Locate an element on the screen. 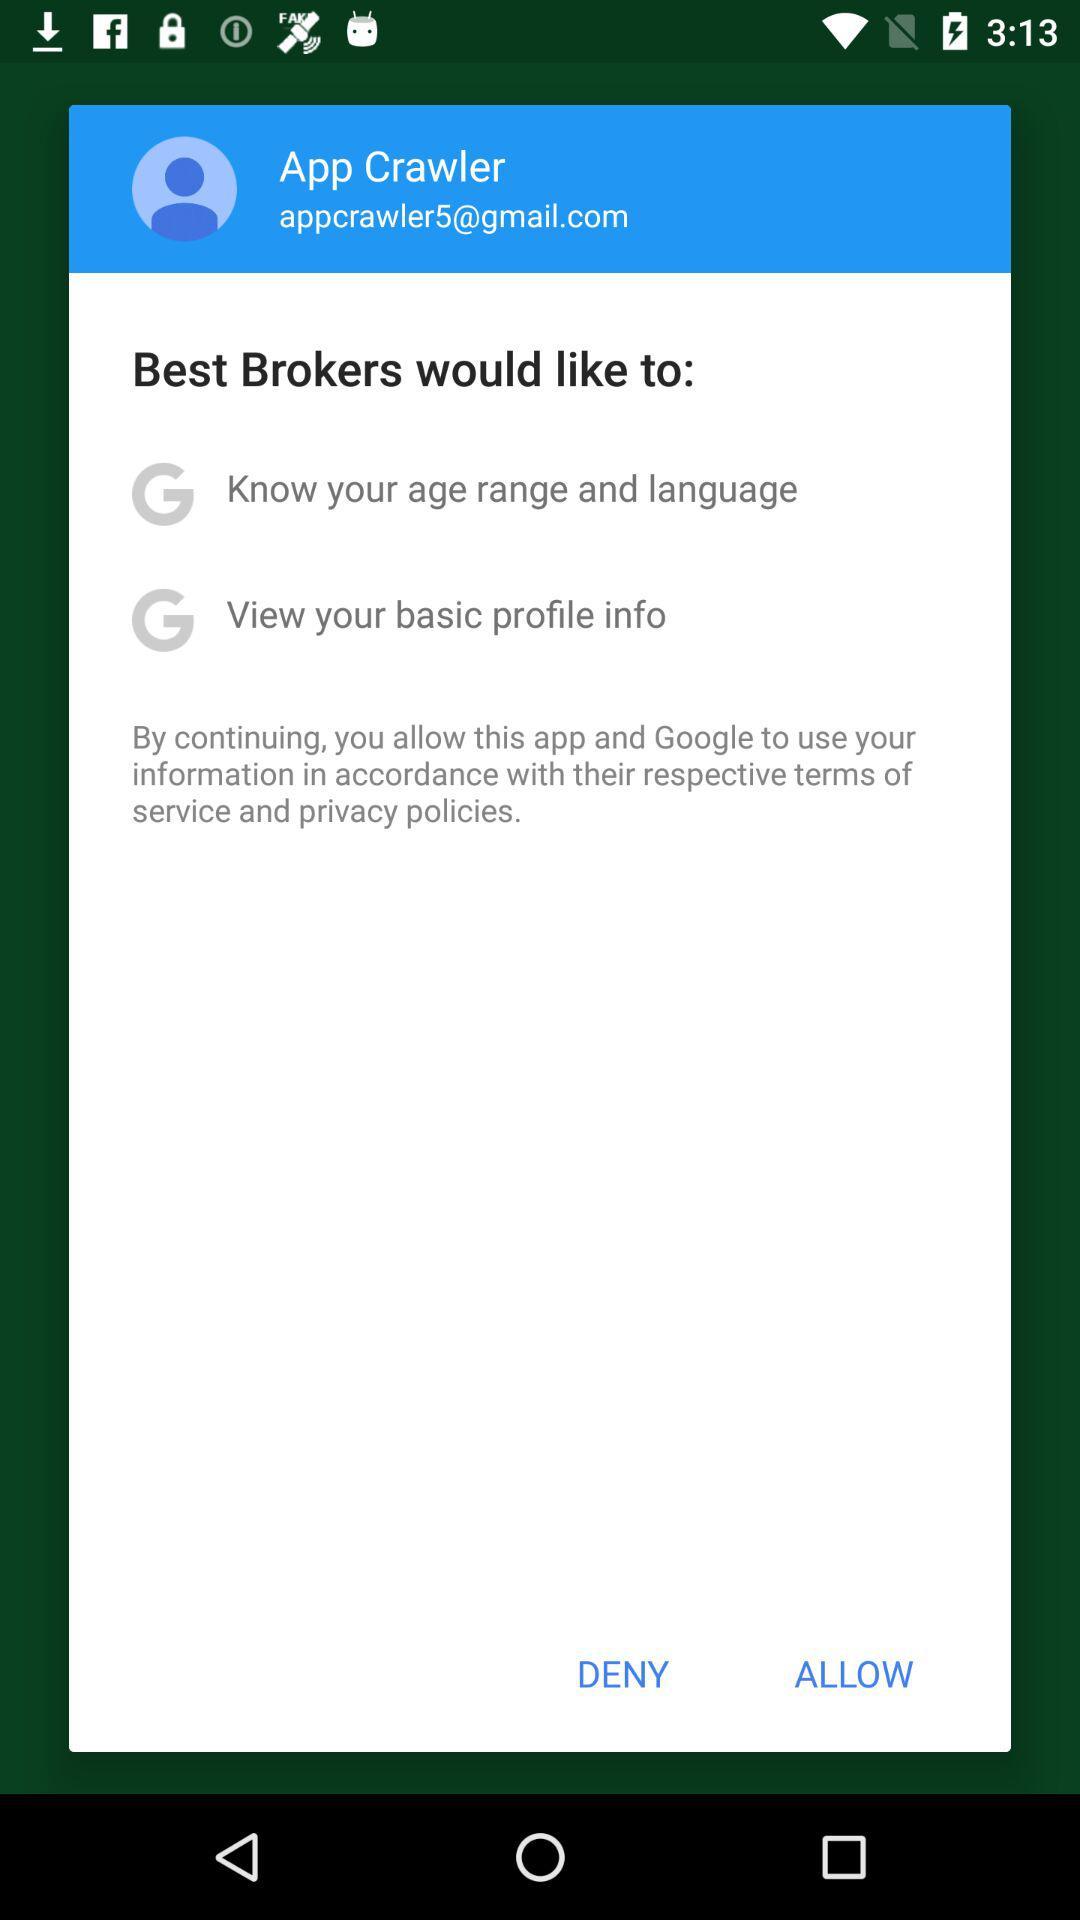 This screenshot has height=1920, width=1080. the item next to the app crawler app is located at coordinates (184, 188).